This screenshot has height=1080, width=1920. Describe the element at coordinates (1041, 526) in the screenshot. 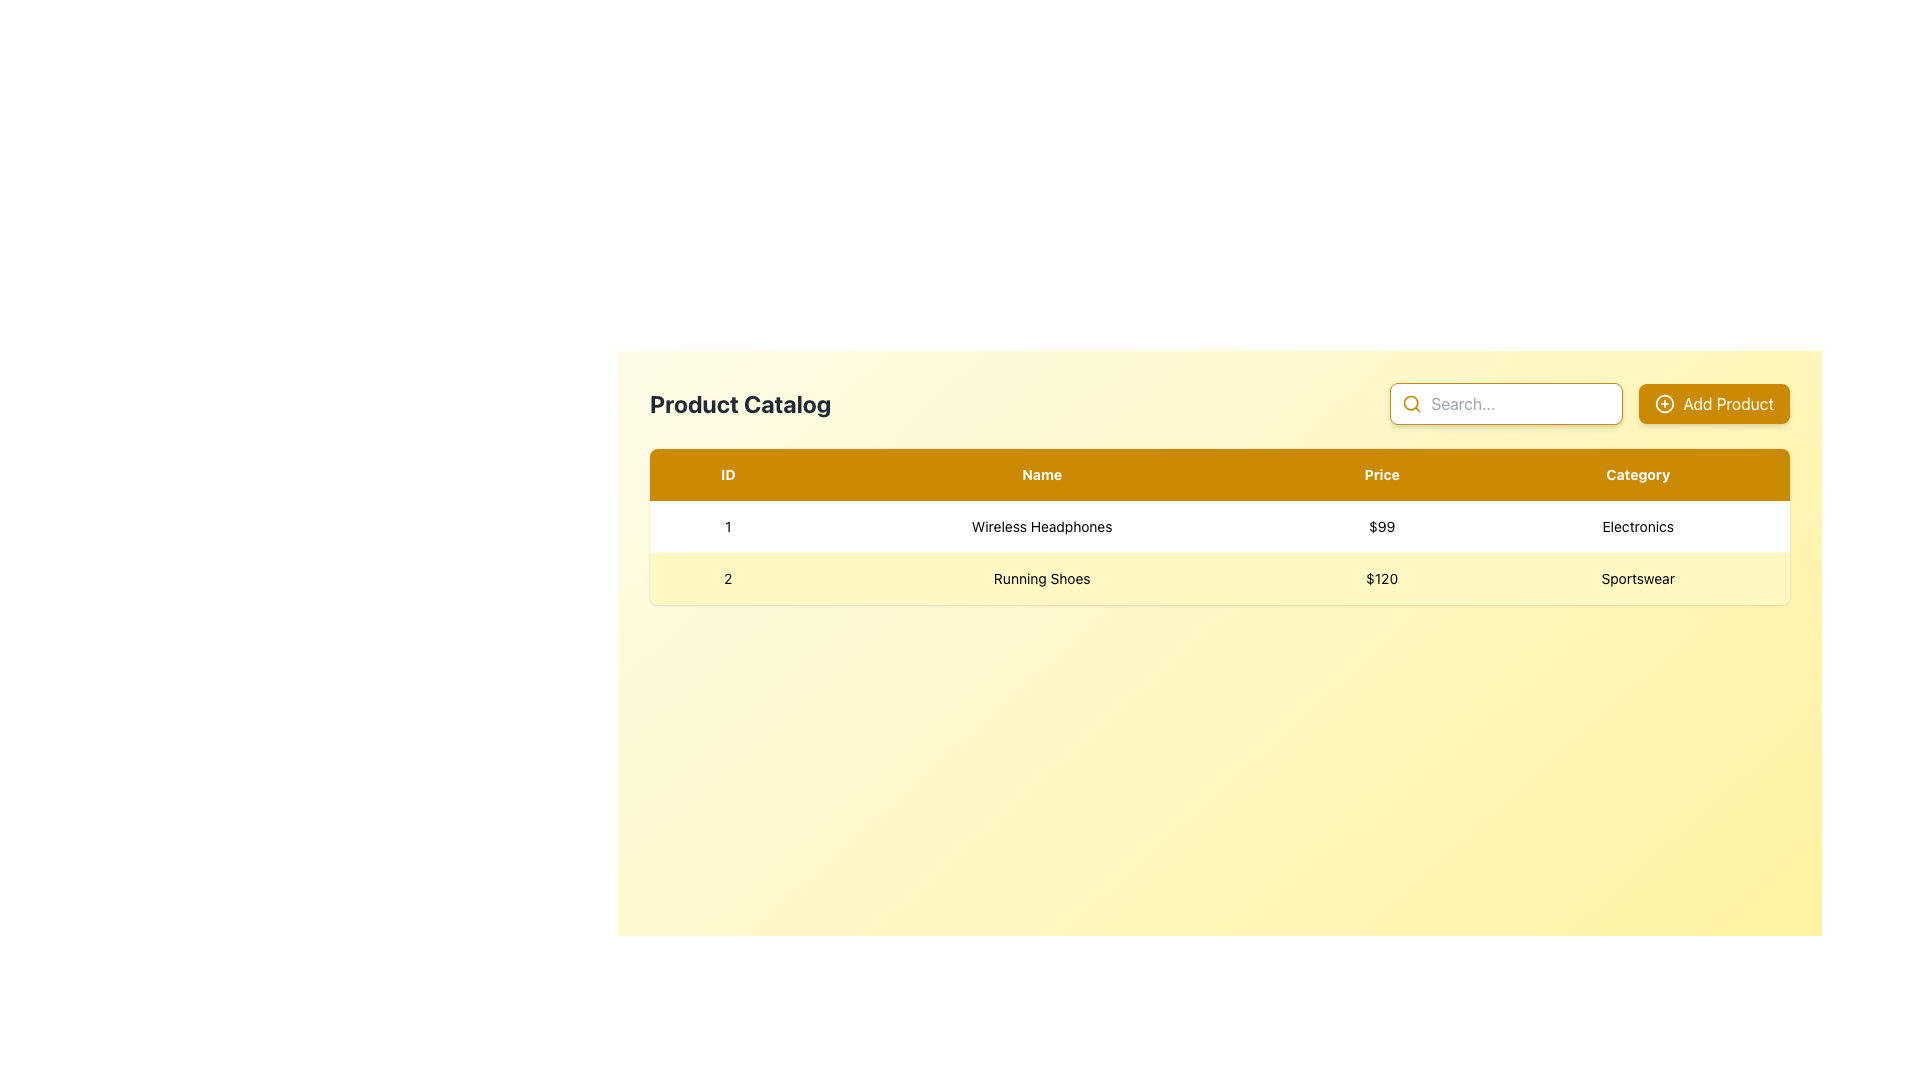

I see `the 'Wireless Headphones' text label, which is located in the 'Name' column of the first row in the 'Product Catalog' table` at that location.